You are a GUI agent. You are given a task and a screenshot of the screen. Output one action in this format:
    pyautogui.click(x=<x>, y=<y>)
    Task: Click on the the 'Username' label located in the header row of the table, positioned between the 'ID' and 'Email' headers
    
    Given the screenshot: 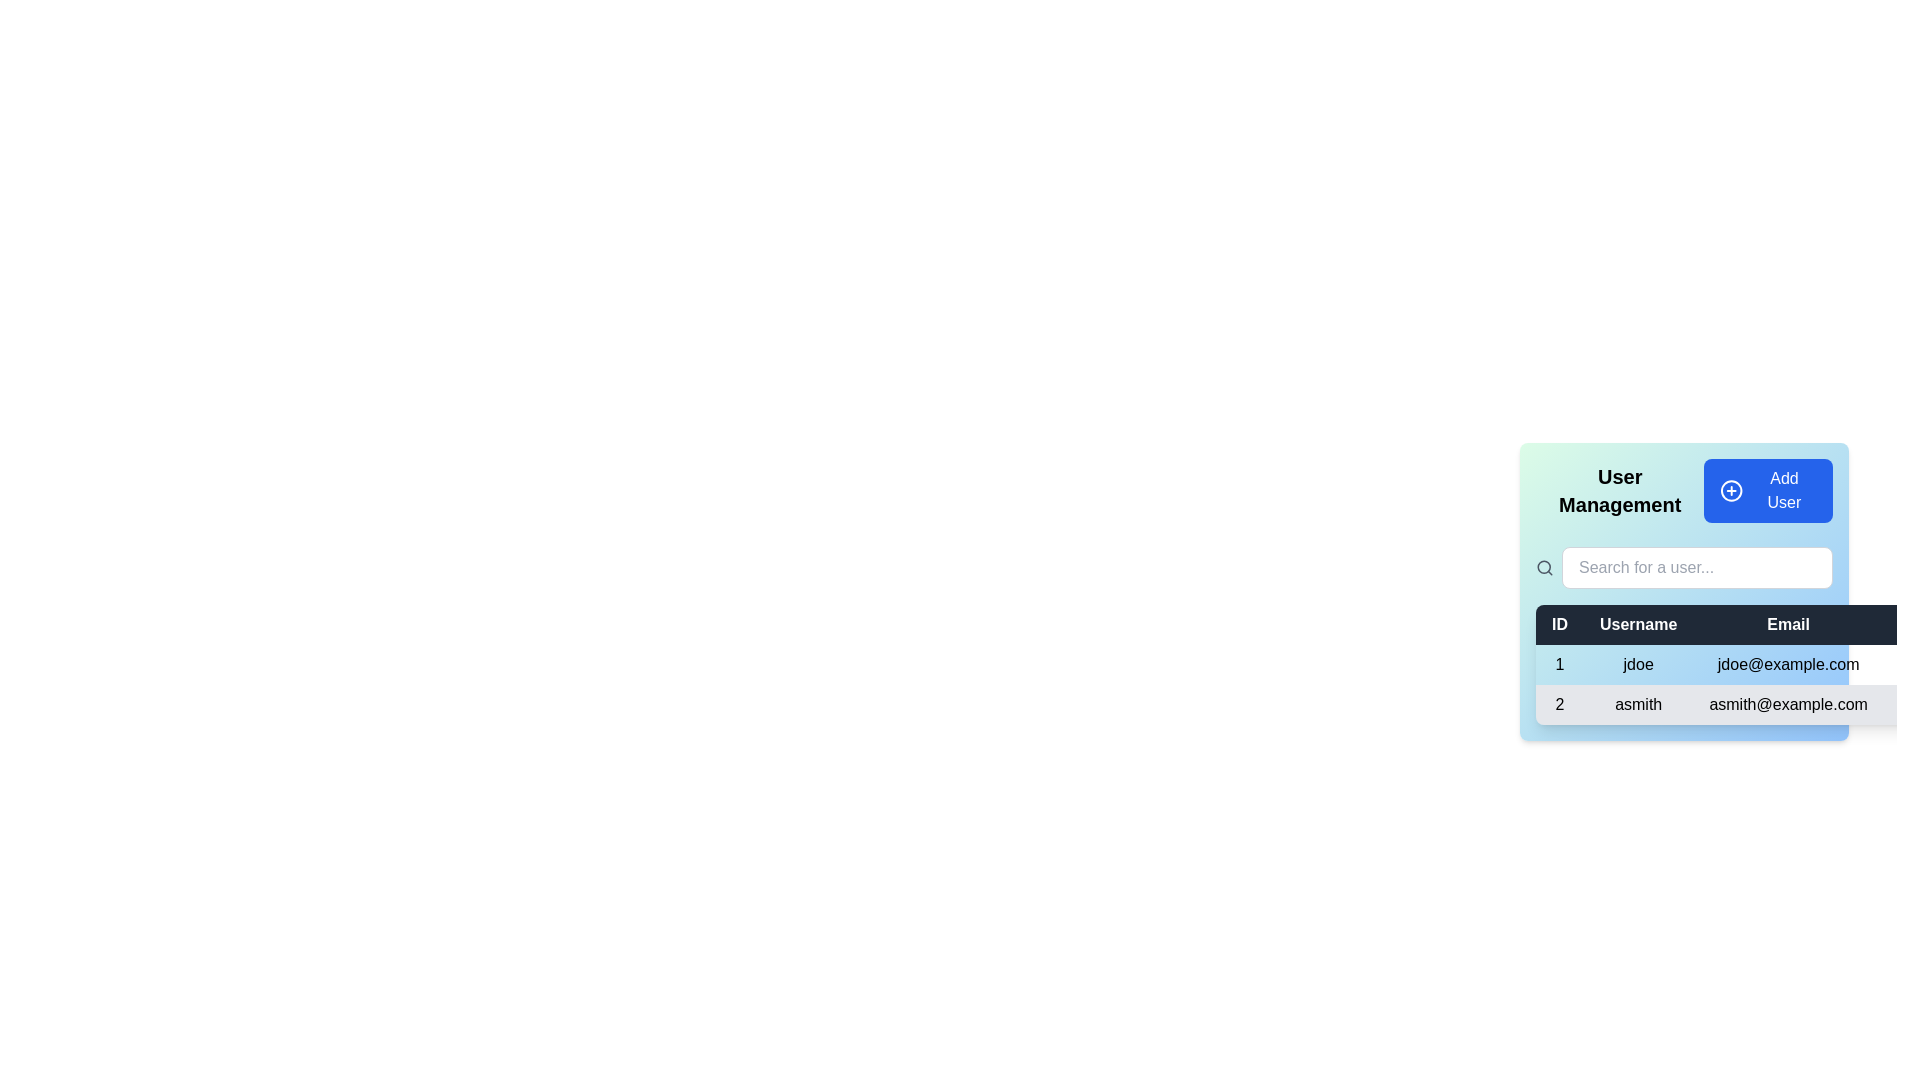 What is the action you would take?
    pyautogui.click(x=1638, y=623)
    